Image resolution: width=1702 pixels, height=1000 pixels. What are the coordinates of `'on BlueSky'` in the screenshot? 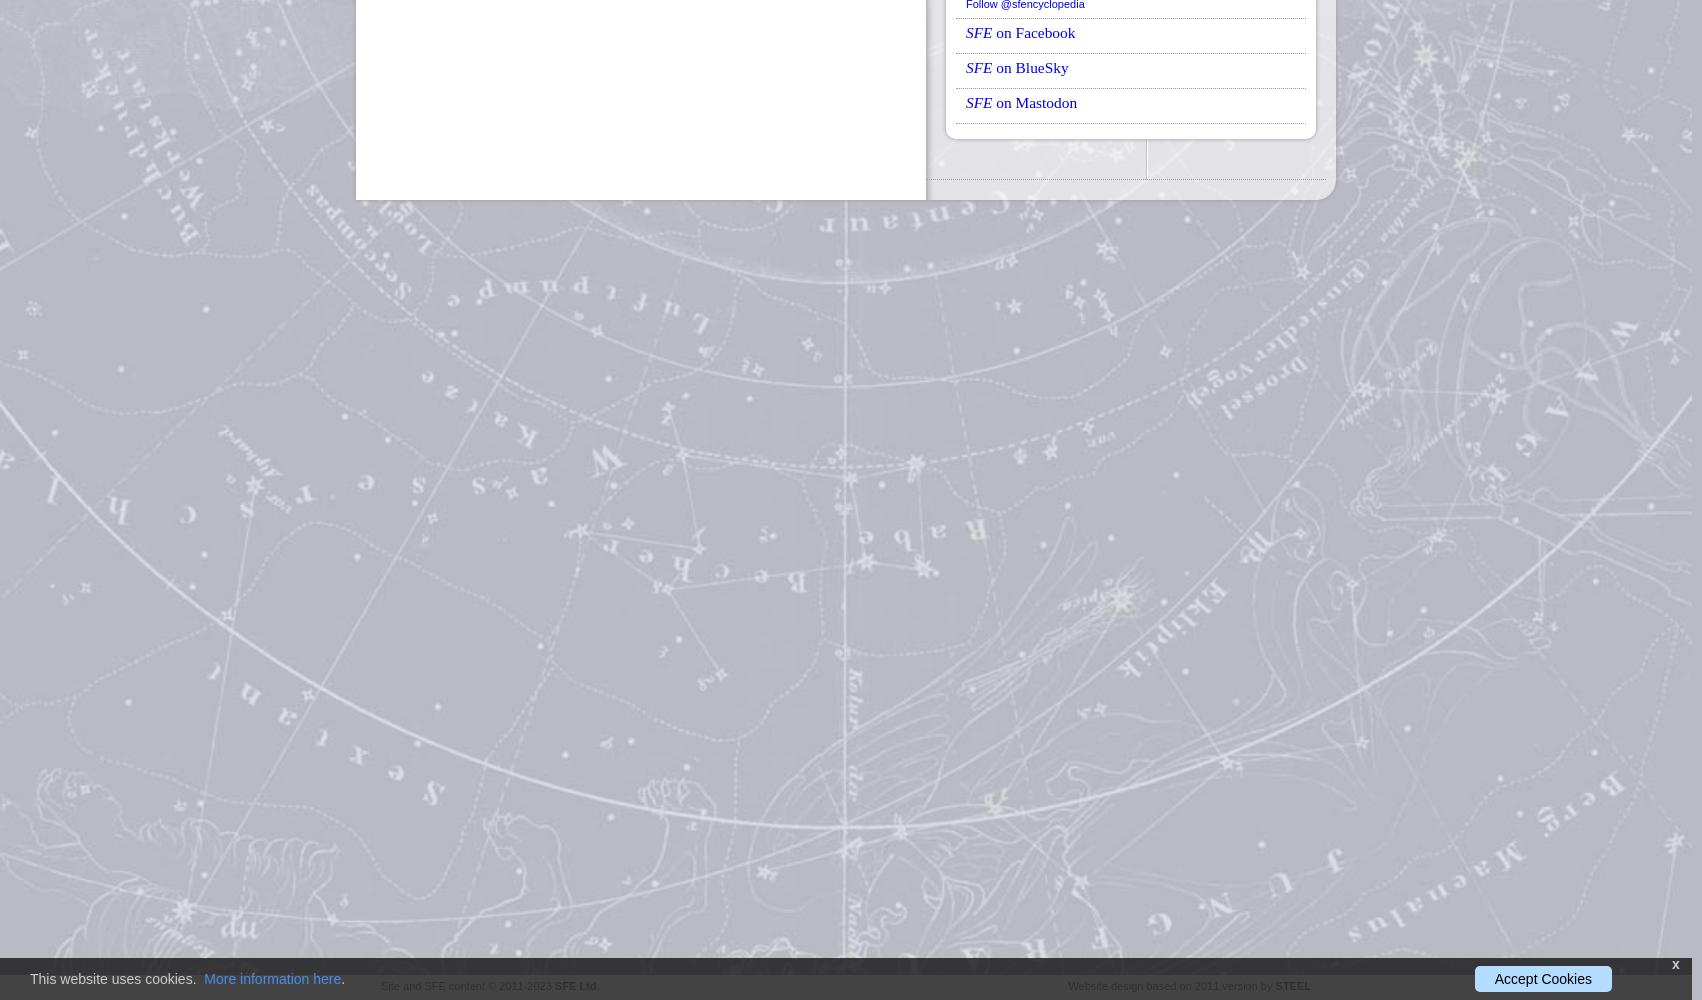 It's located at (1029, 65).